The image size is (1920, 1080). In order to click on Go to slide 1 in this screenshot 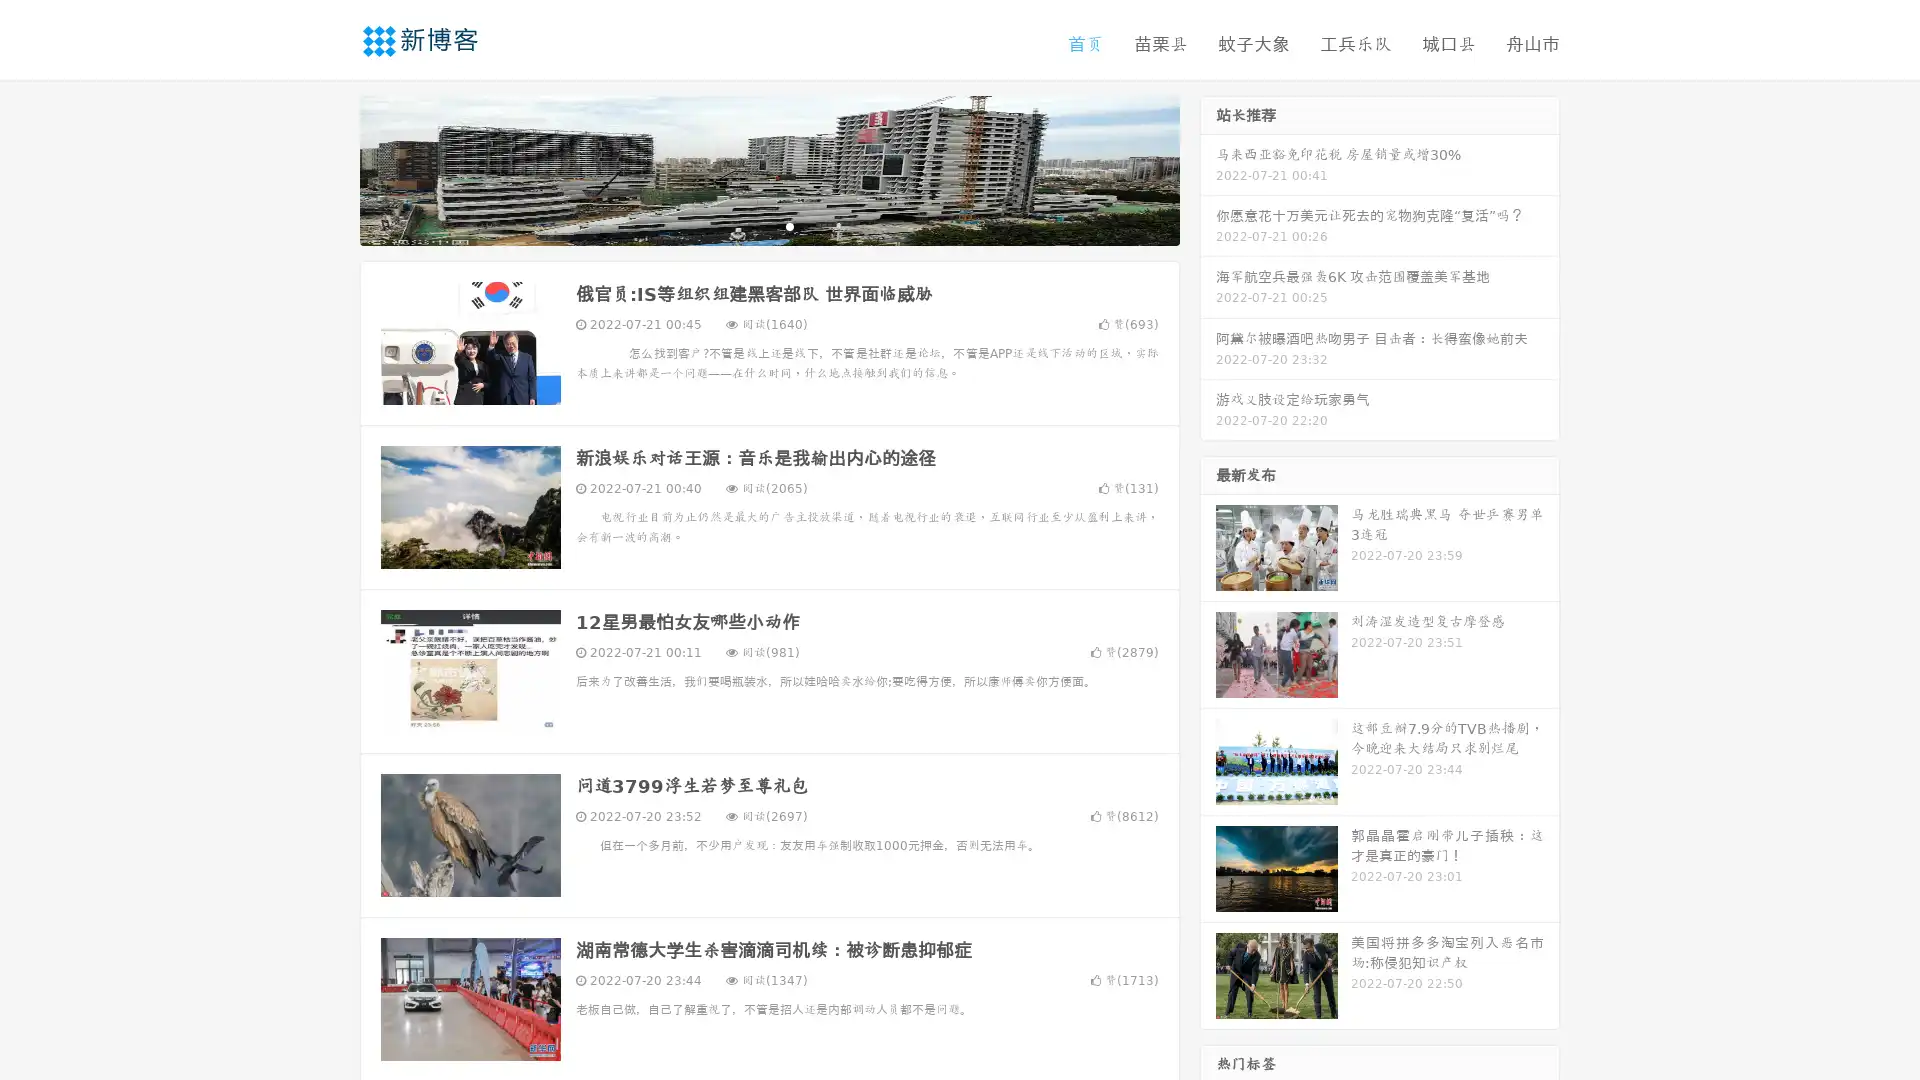, I will do `click(748, 225)`.